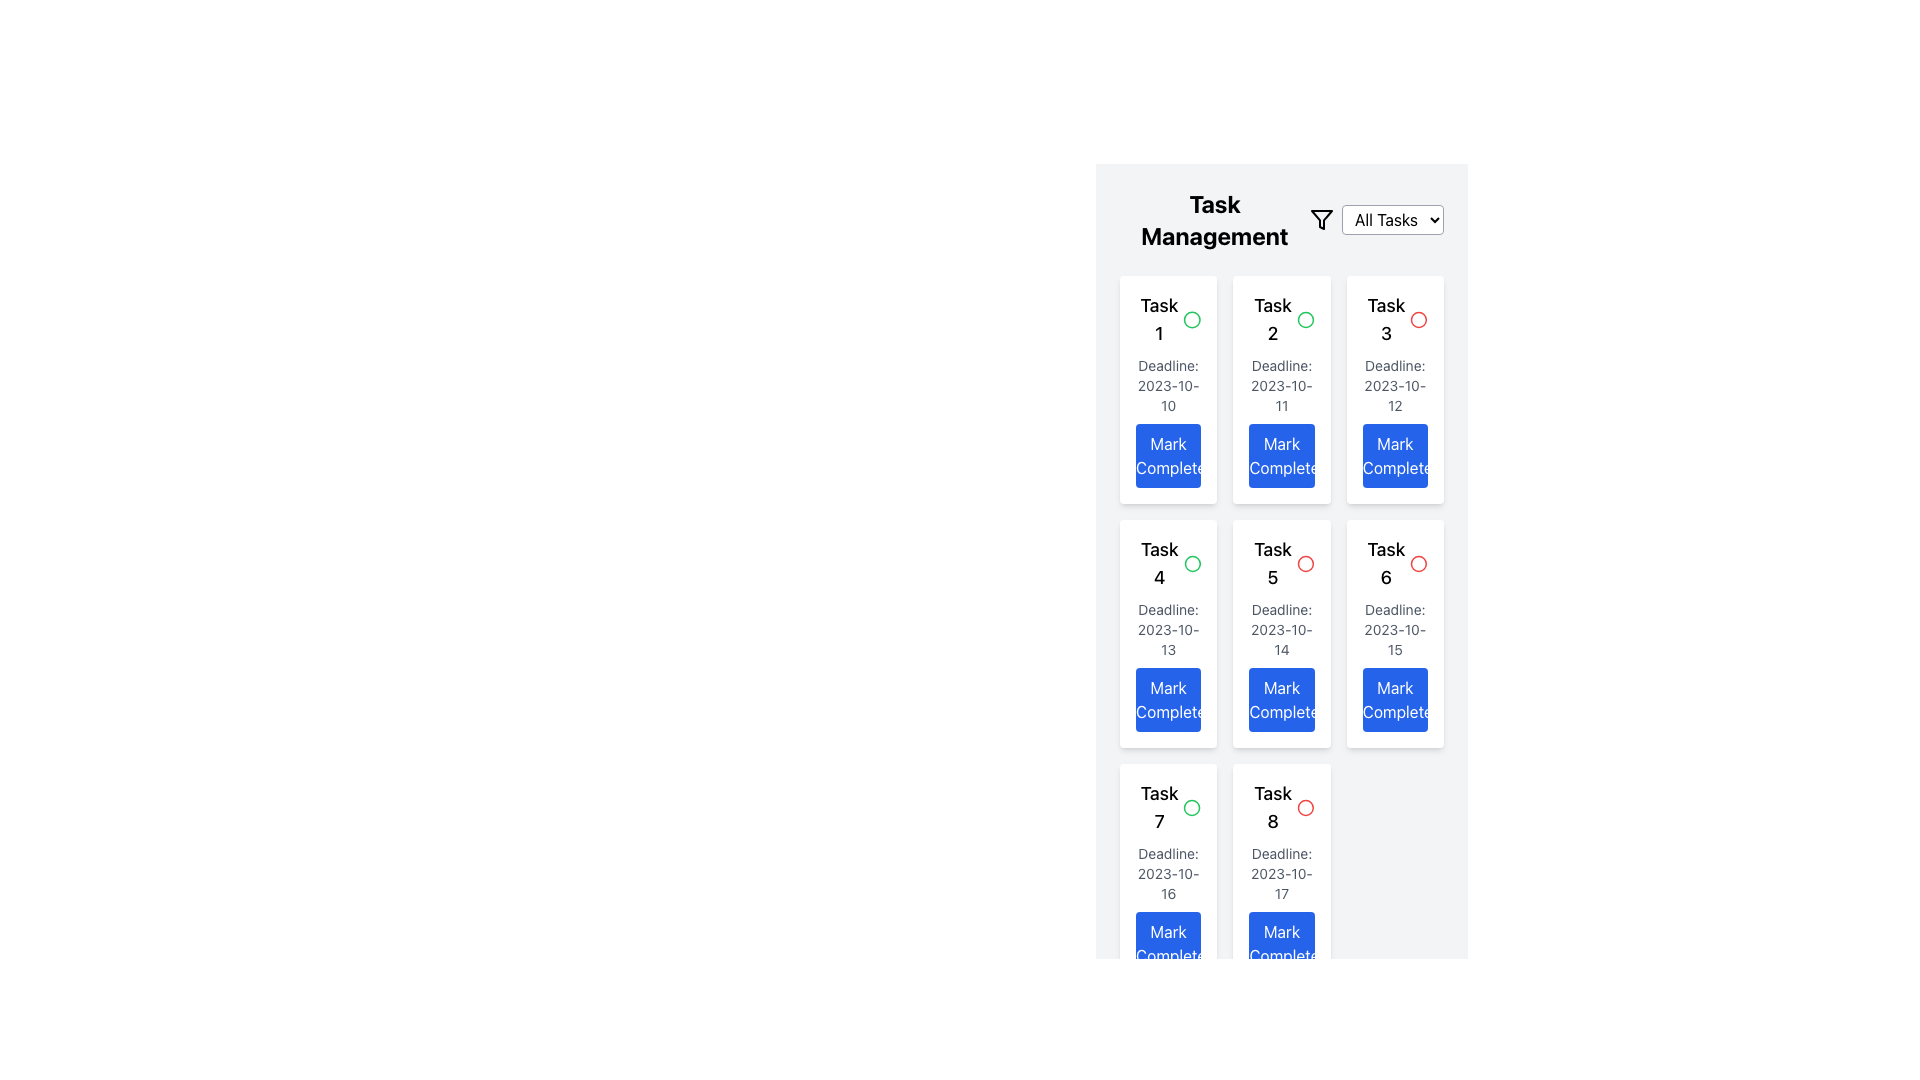 Image resolution: width=1920 pixels, height=1080 pixels. I want to click on the blue button with white text that reads 'Mark Completed' located at the bottom of the 'Task 8' card, so click(1281, 944).